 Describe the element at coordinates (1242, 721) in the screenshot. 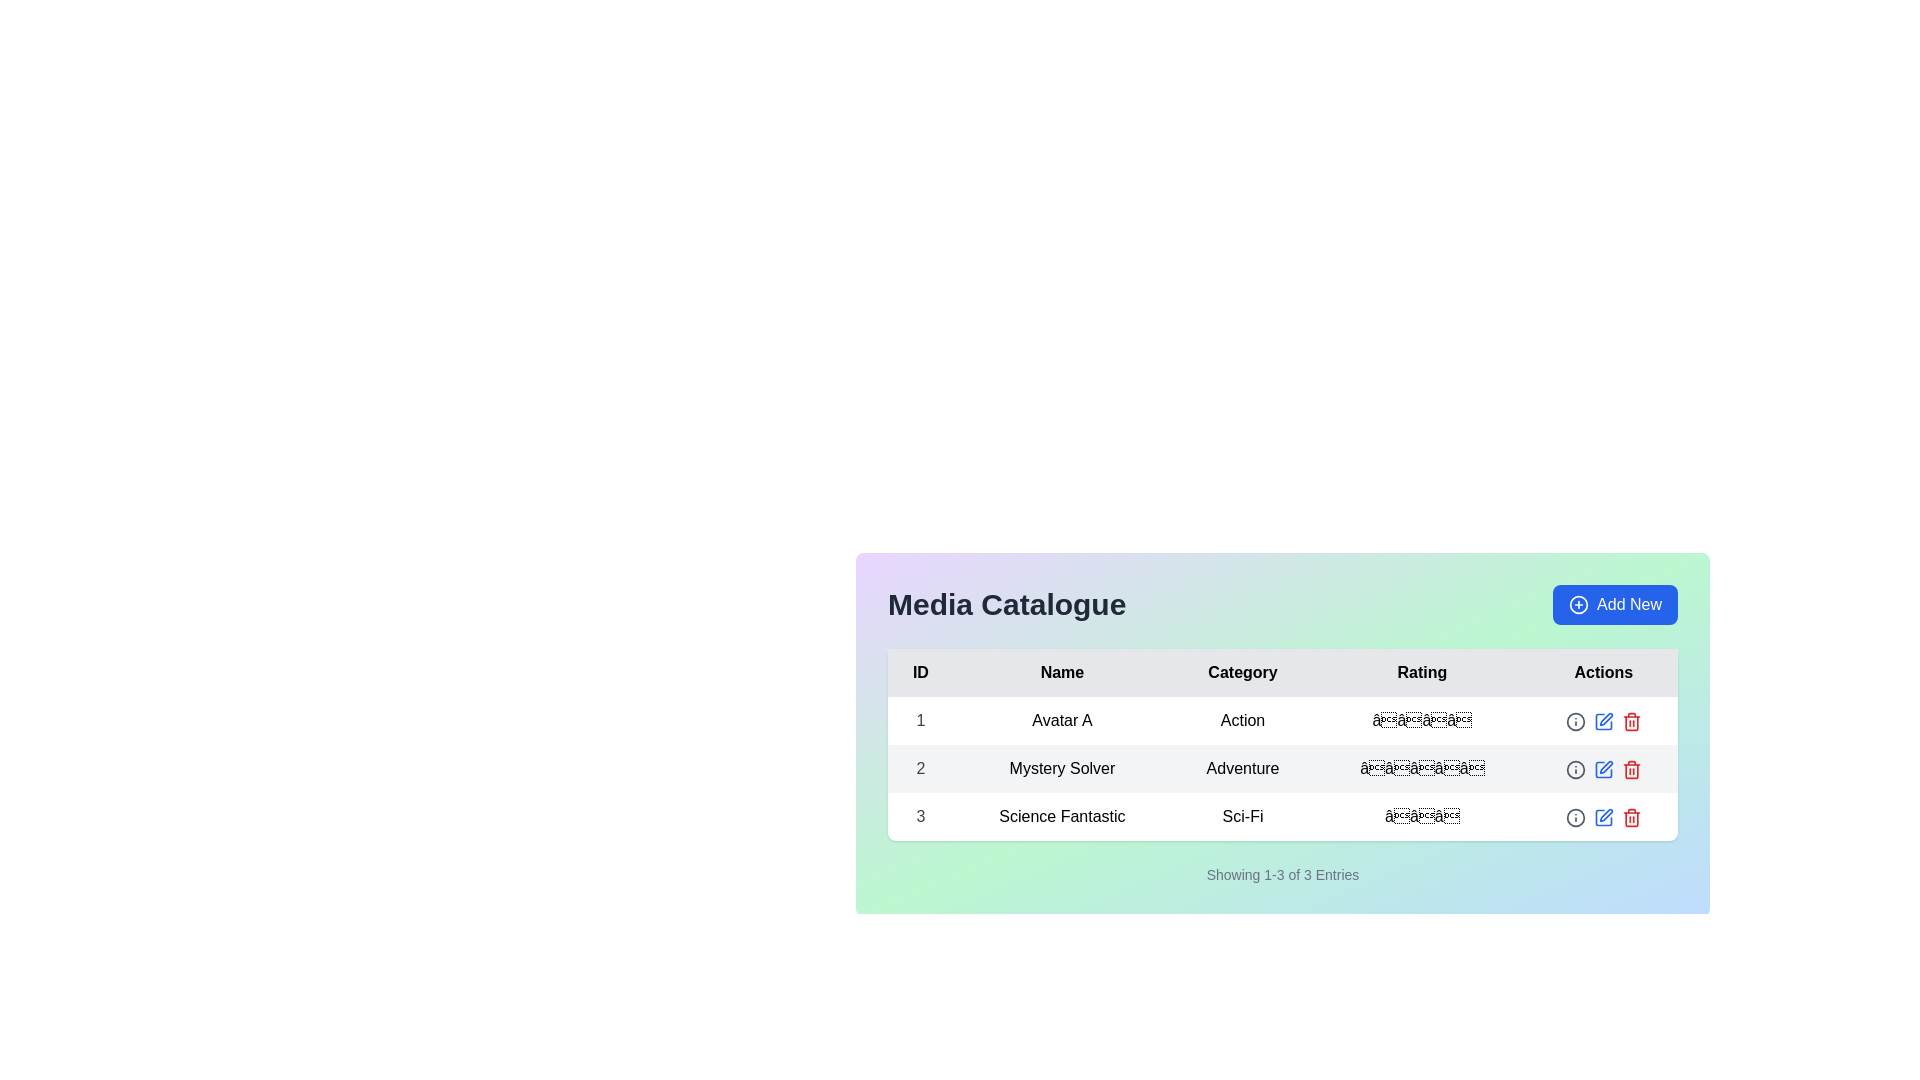

I see `the non-interactive text label displaying 'Action' for the item 'Avatar A' in the 'Category' column of the table` at that location.